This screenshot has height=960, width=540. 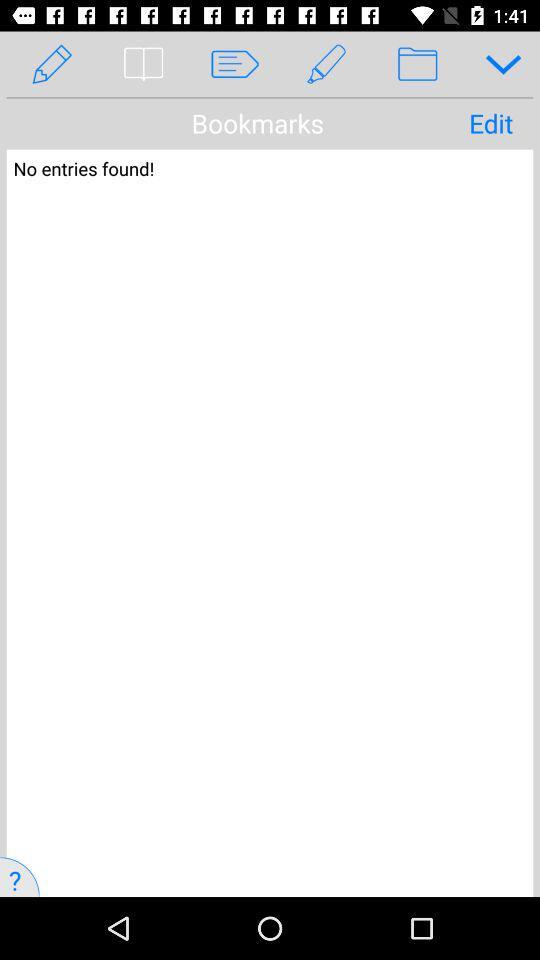 I want to click on the book icon, so click(x=142, y=64).